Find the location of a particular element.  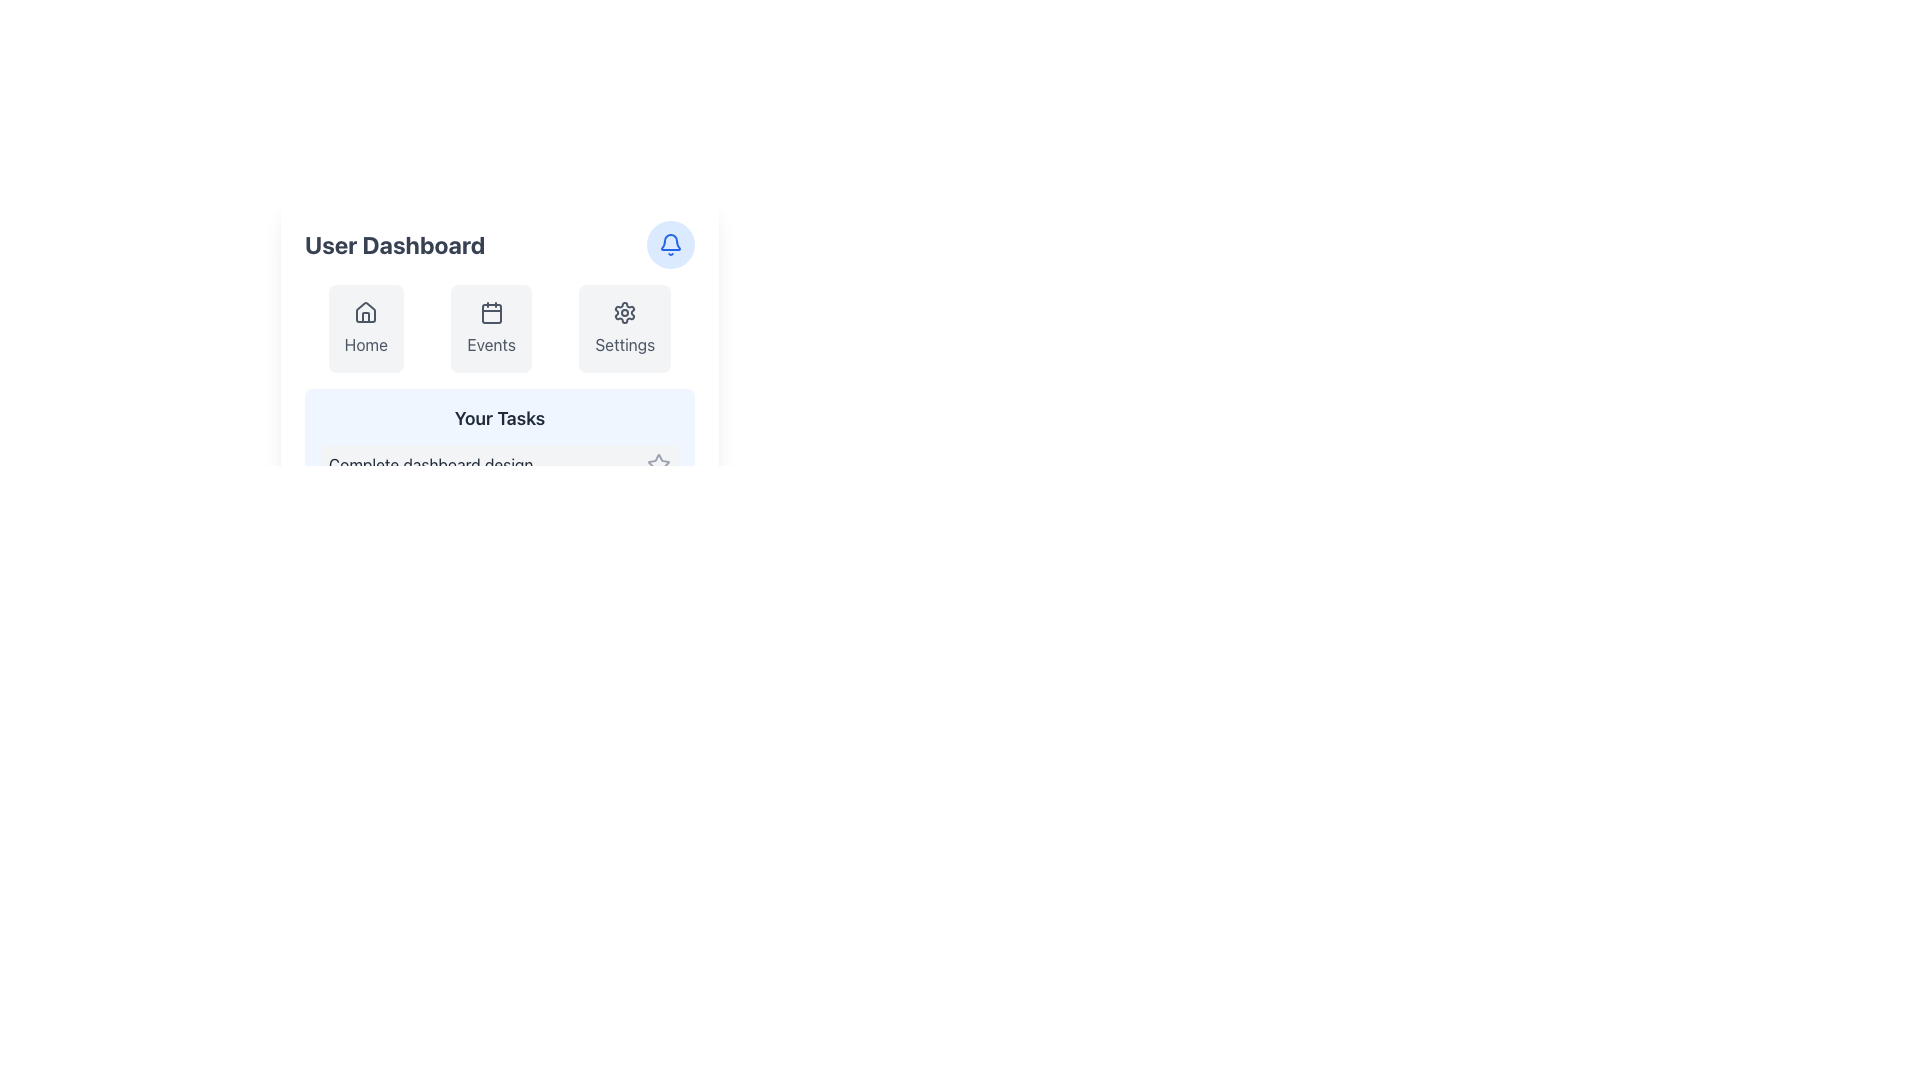

the second card in the horizontal menu, which serves as a navigation option is located at coordinates (491, 327).